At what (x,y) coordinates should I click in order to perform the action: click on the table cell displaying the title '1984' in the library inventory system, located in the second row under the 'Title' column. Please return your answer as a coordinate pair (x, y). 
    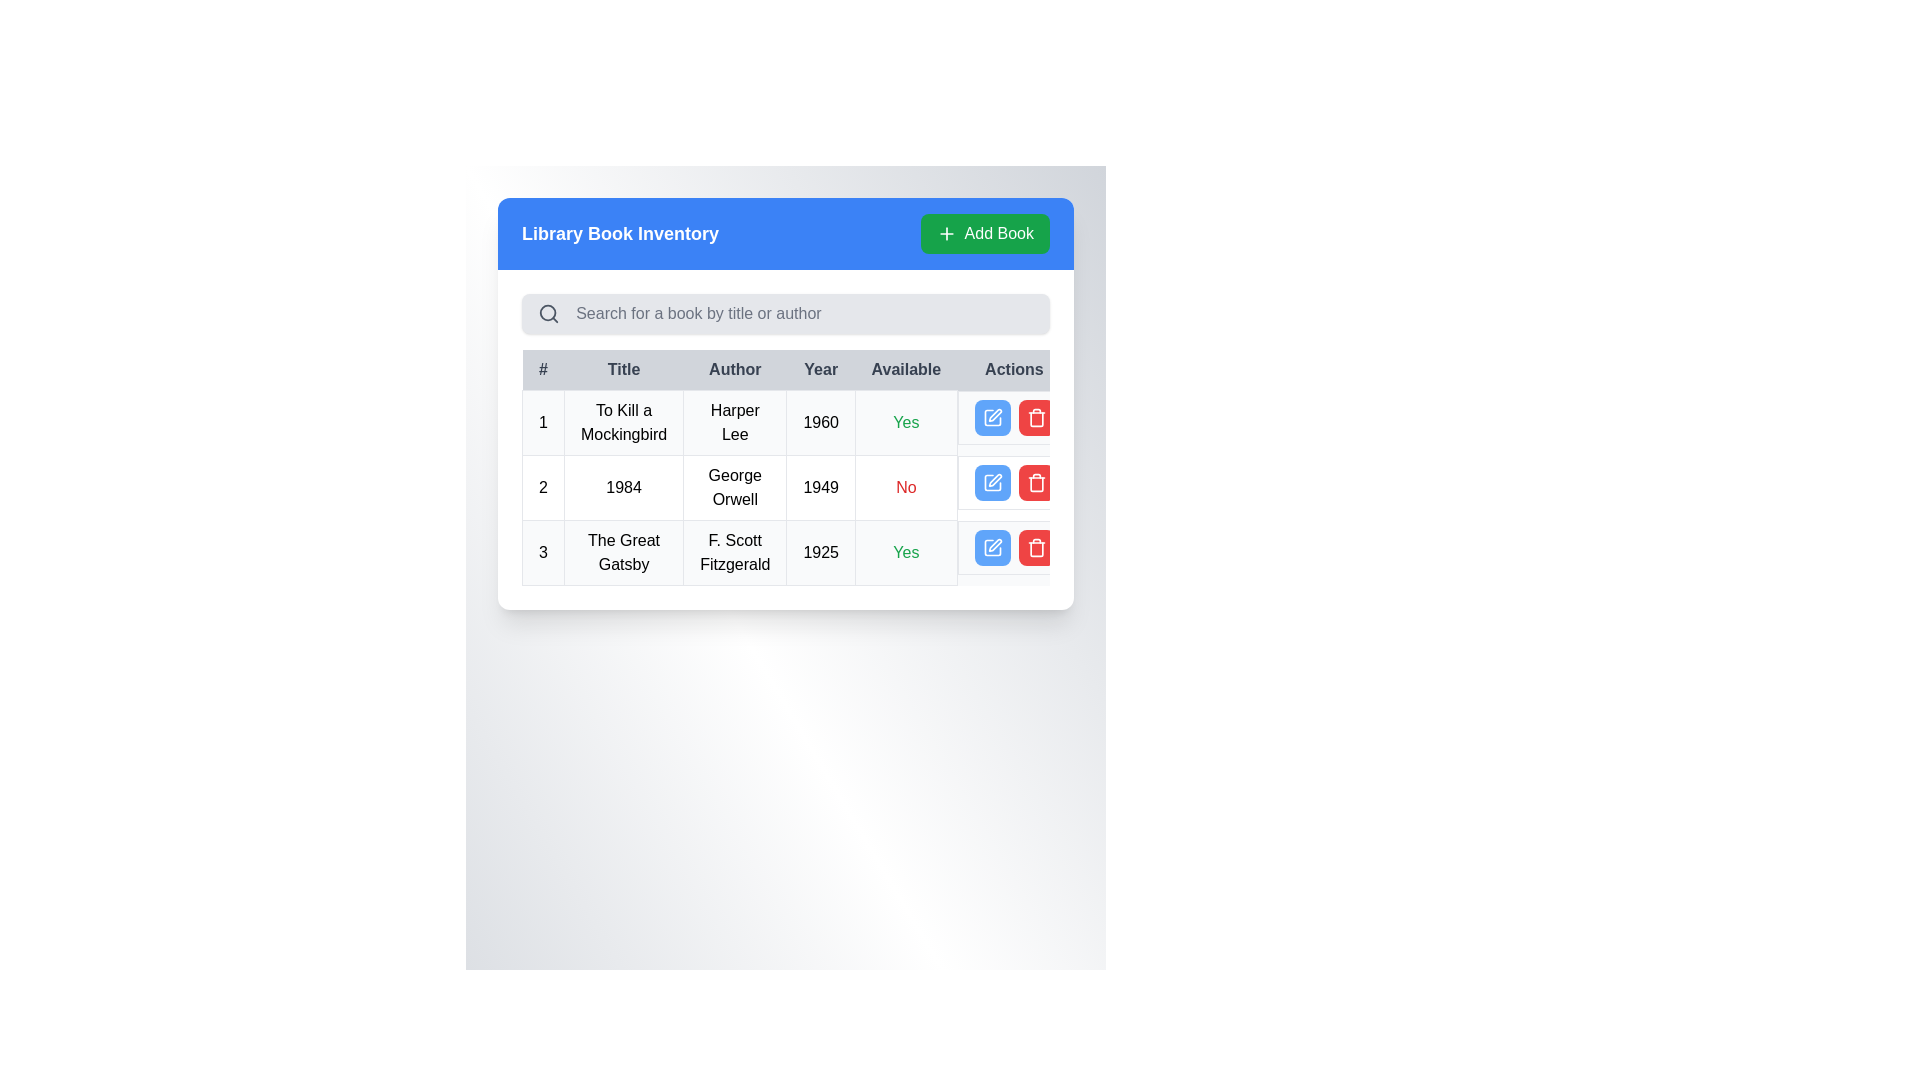
    Looking at the image, I should click on (623, 488).